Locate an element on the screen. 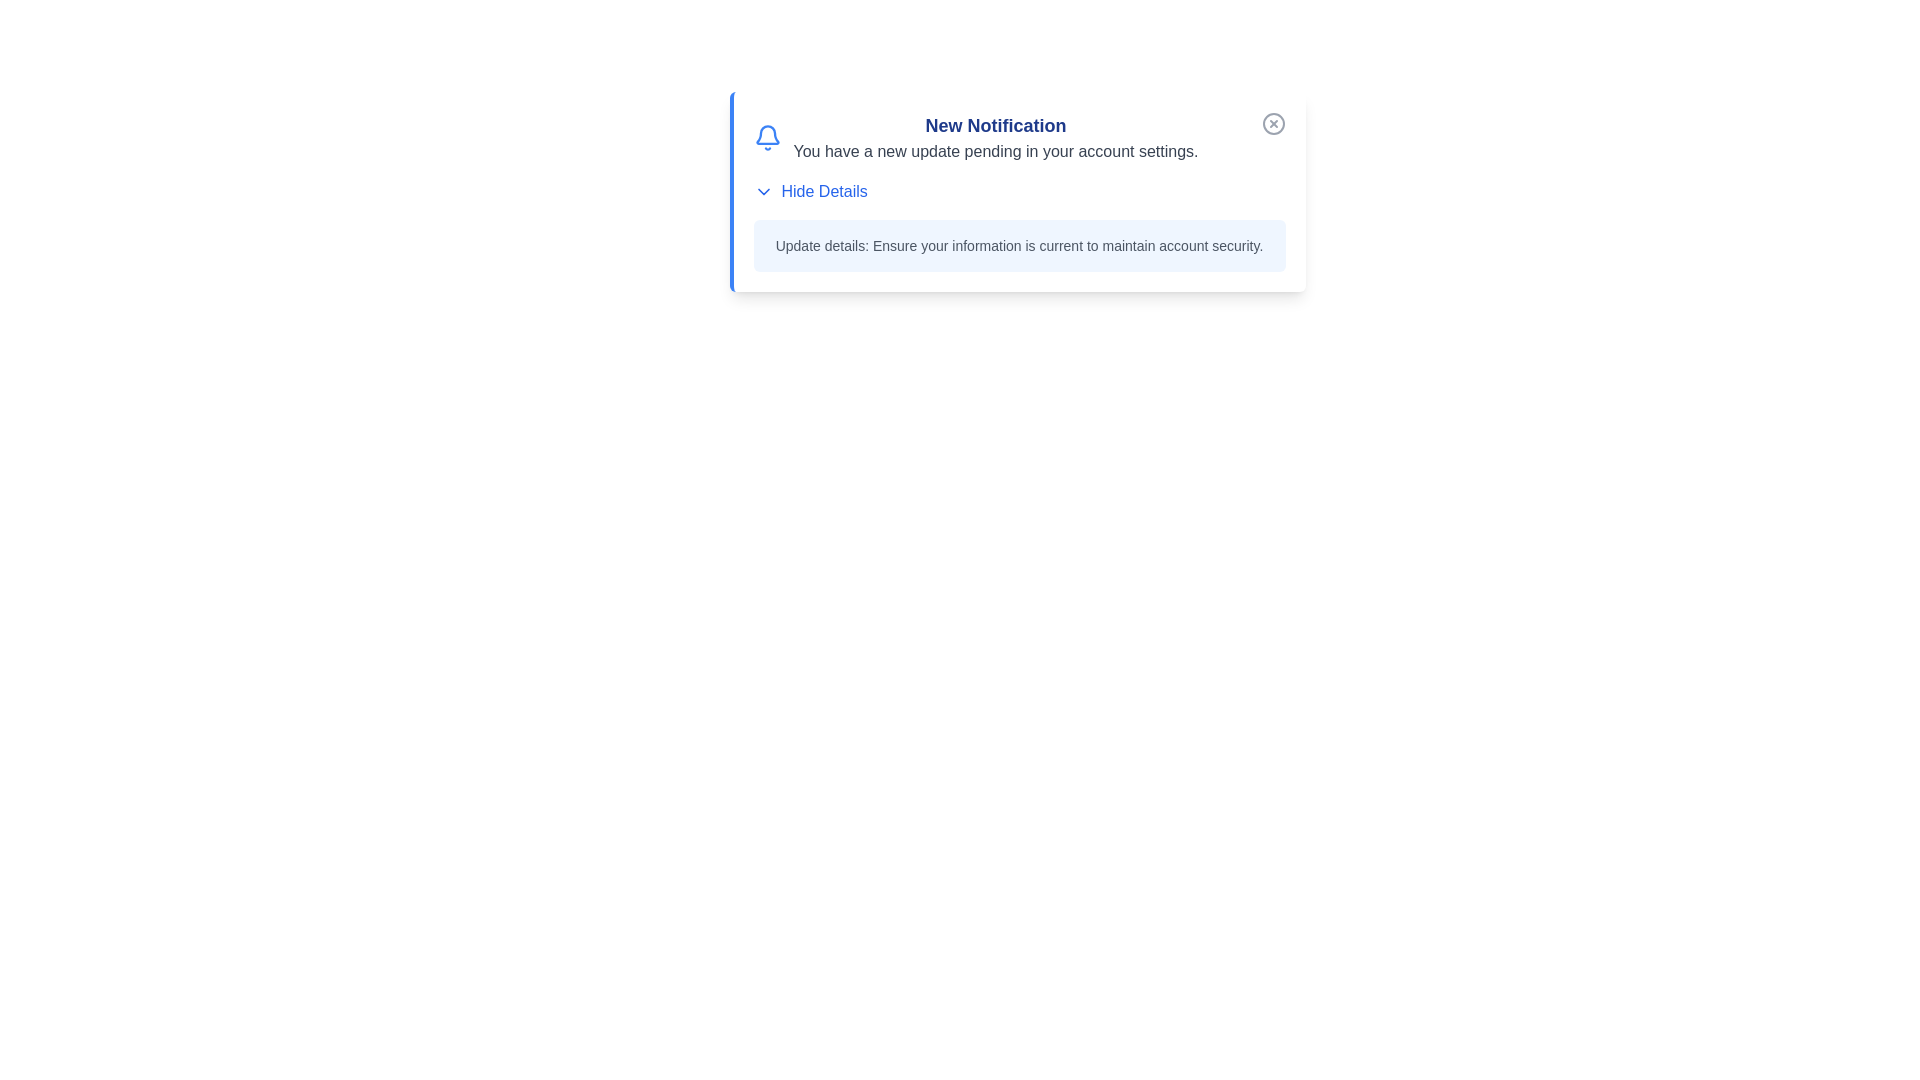 Image resolution: width=1920 pixels, height=1080 pixels. the header text element reading 'New Notification', which is prominently styled in bold blue font at the top-left section of the notification box is located at coordinates (996, 126).